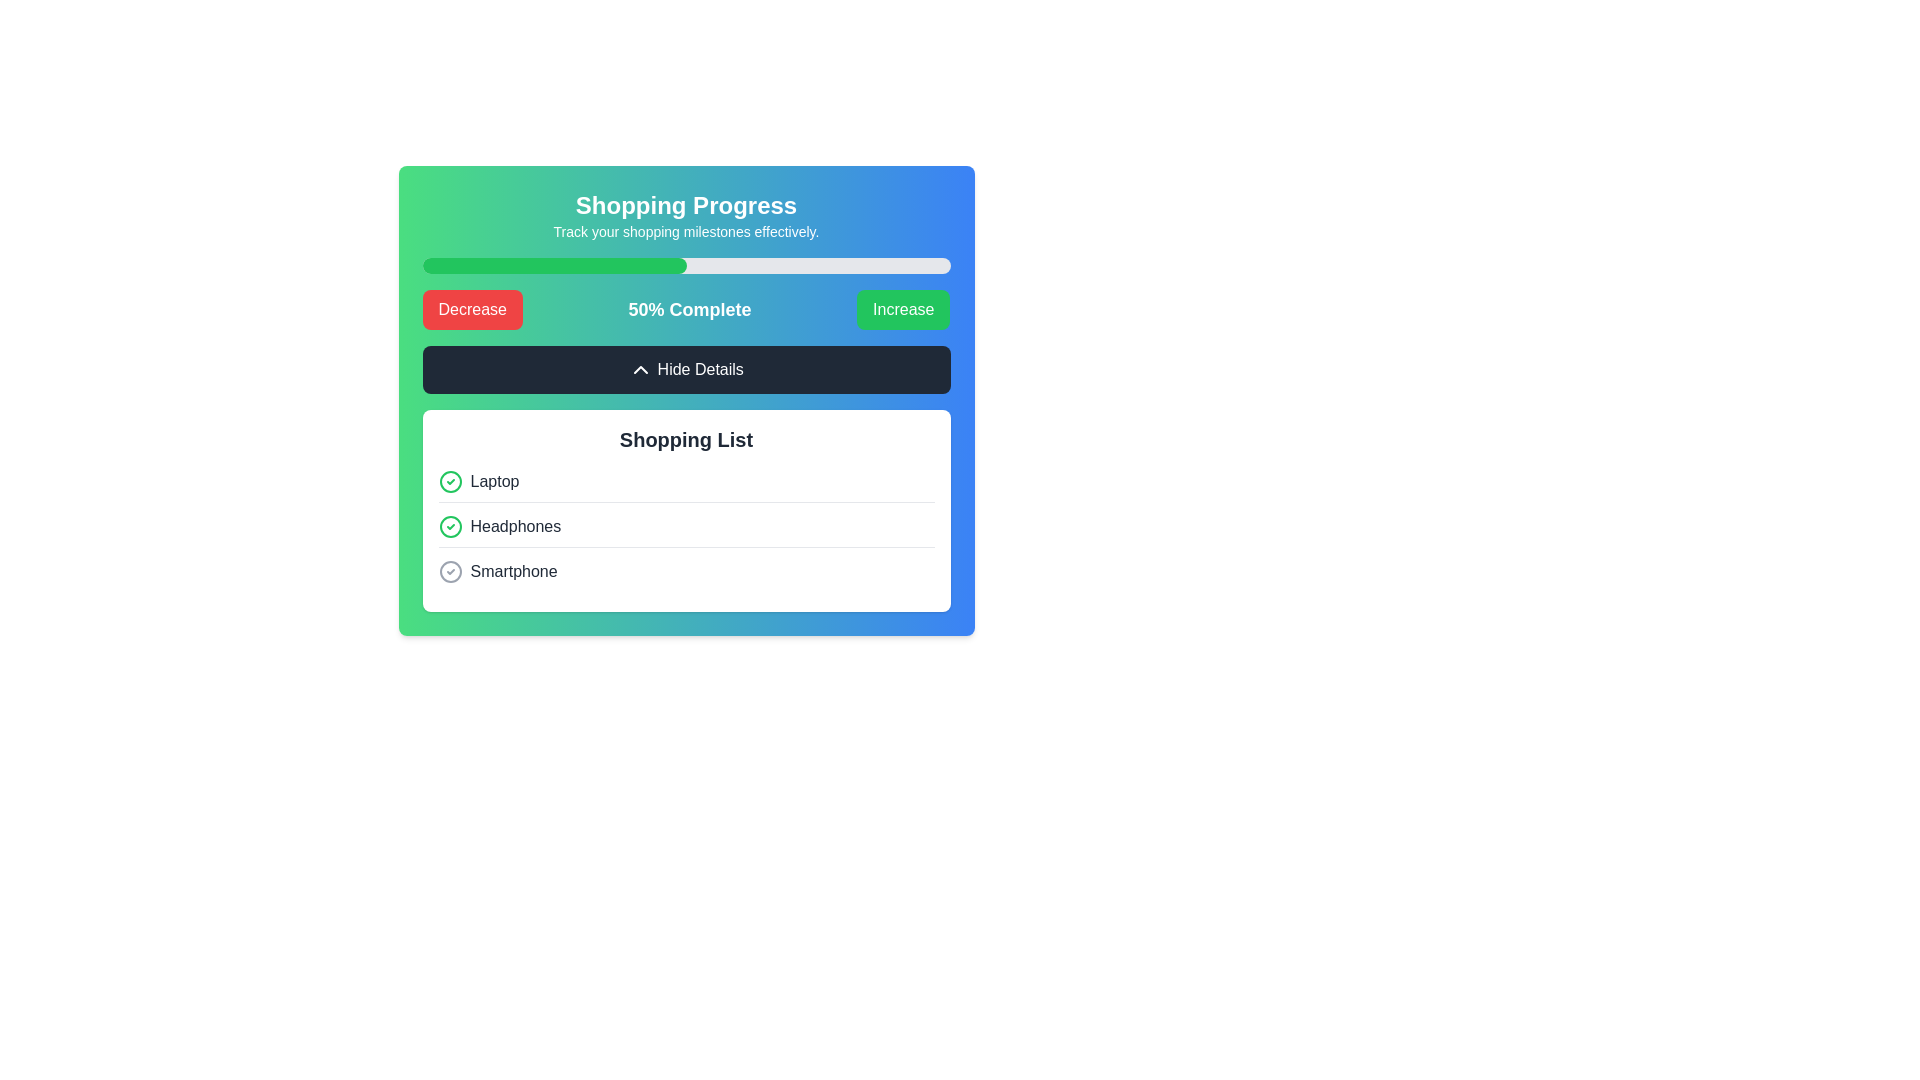 Image resolution: width=1920 pixels, height=1080 pixels. What do you see at coordinates (449, 571) in the screenshot?
I see `the circular graphical shape that represents a circular outline in the 'check' icon within the 'Smartphone' list item of the 'Shopping List' section` at bounding box center [449, 571].